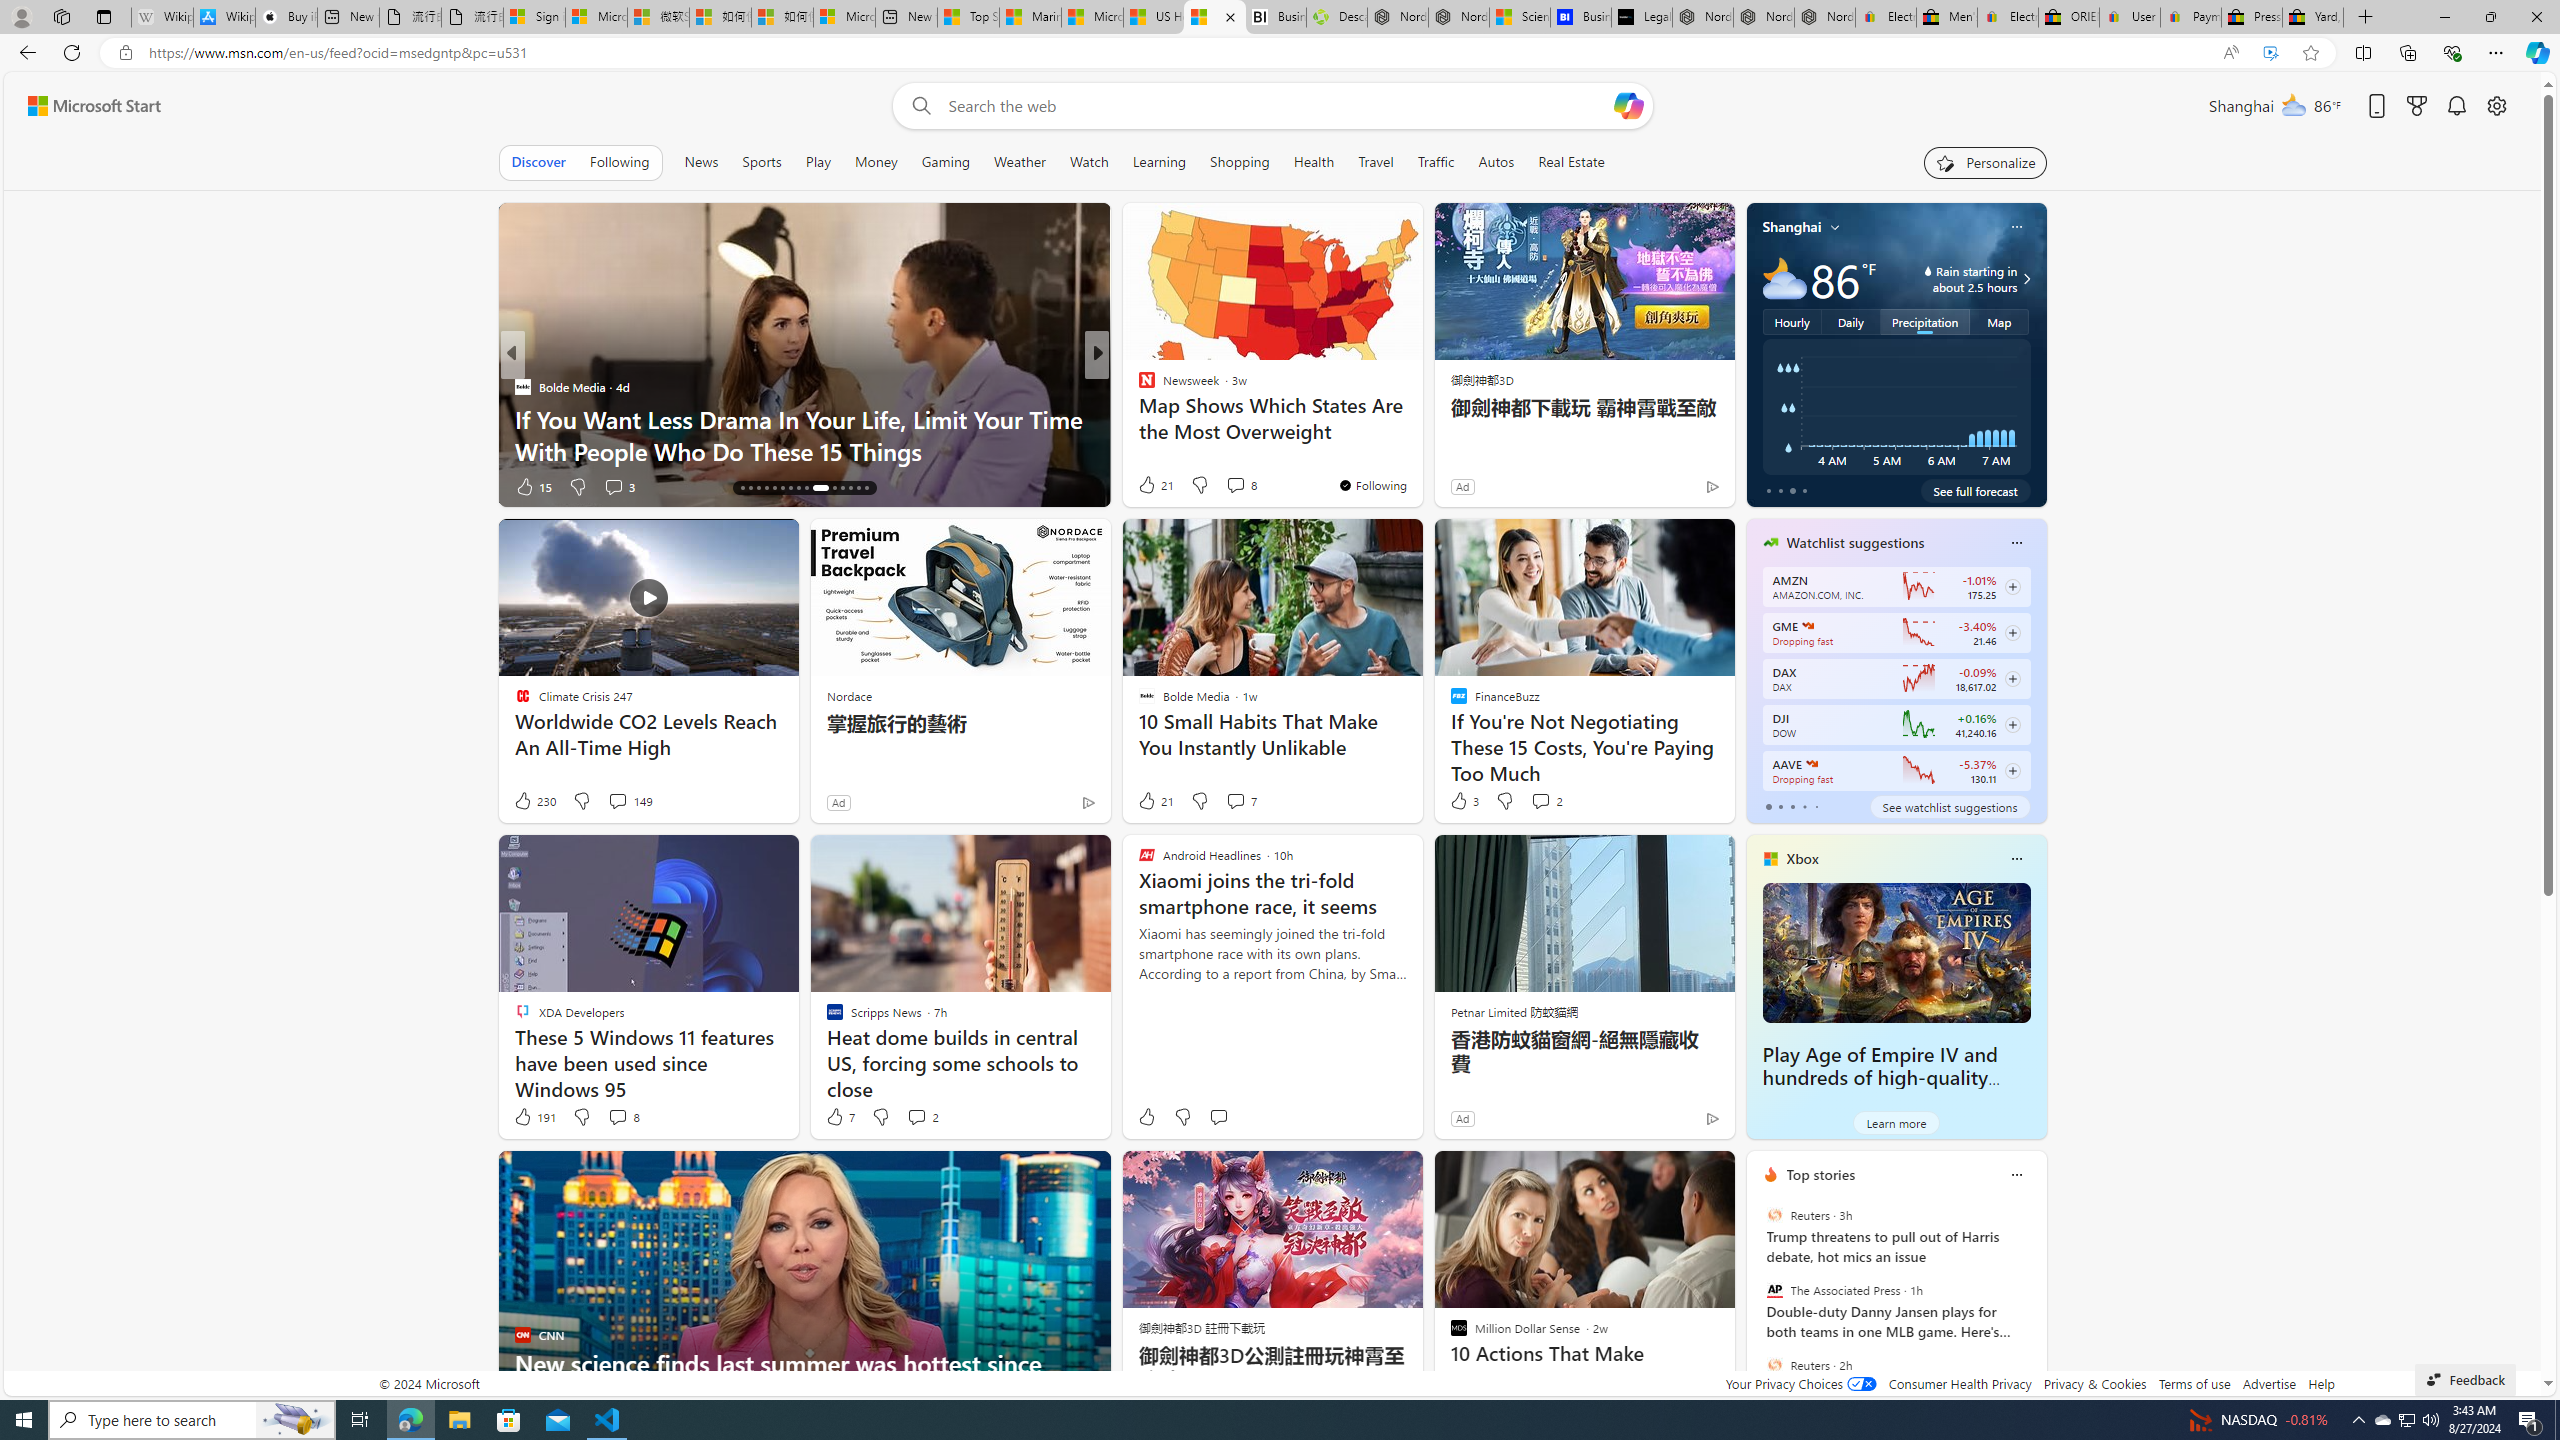 This screenshot has height=1440, width=2560. I want to click on 'View comments 7 Comment', so click(1235, 800).